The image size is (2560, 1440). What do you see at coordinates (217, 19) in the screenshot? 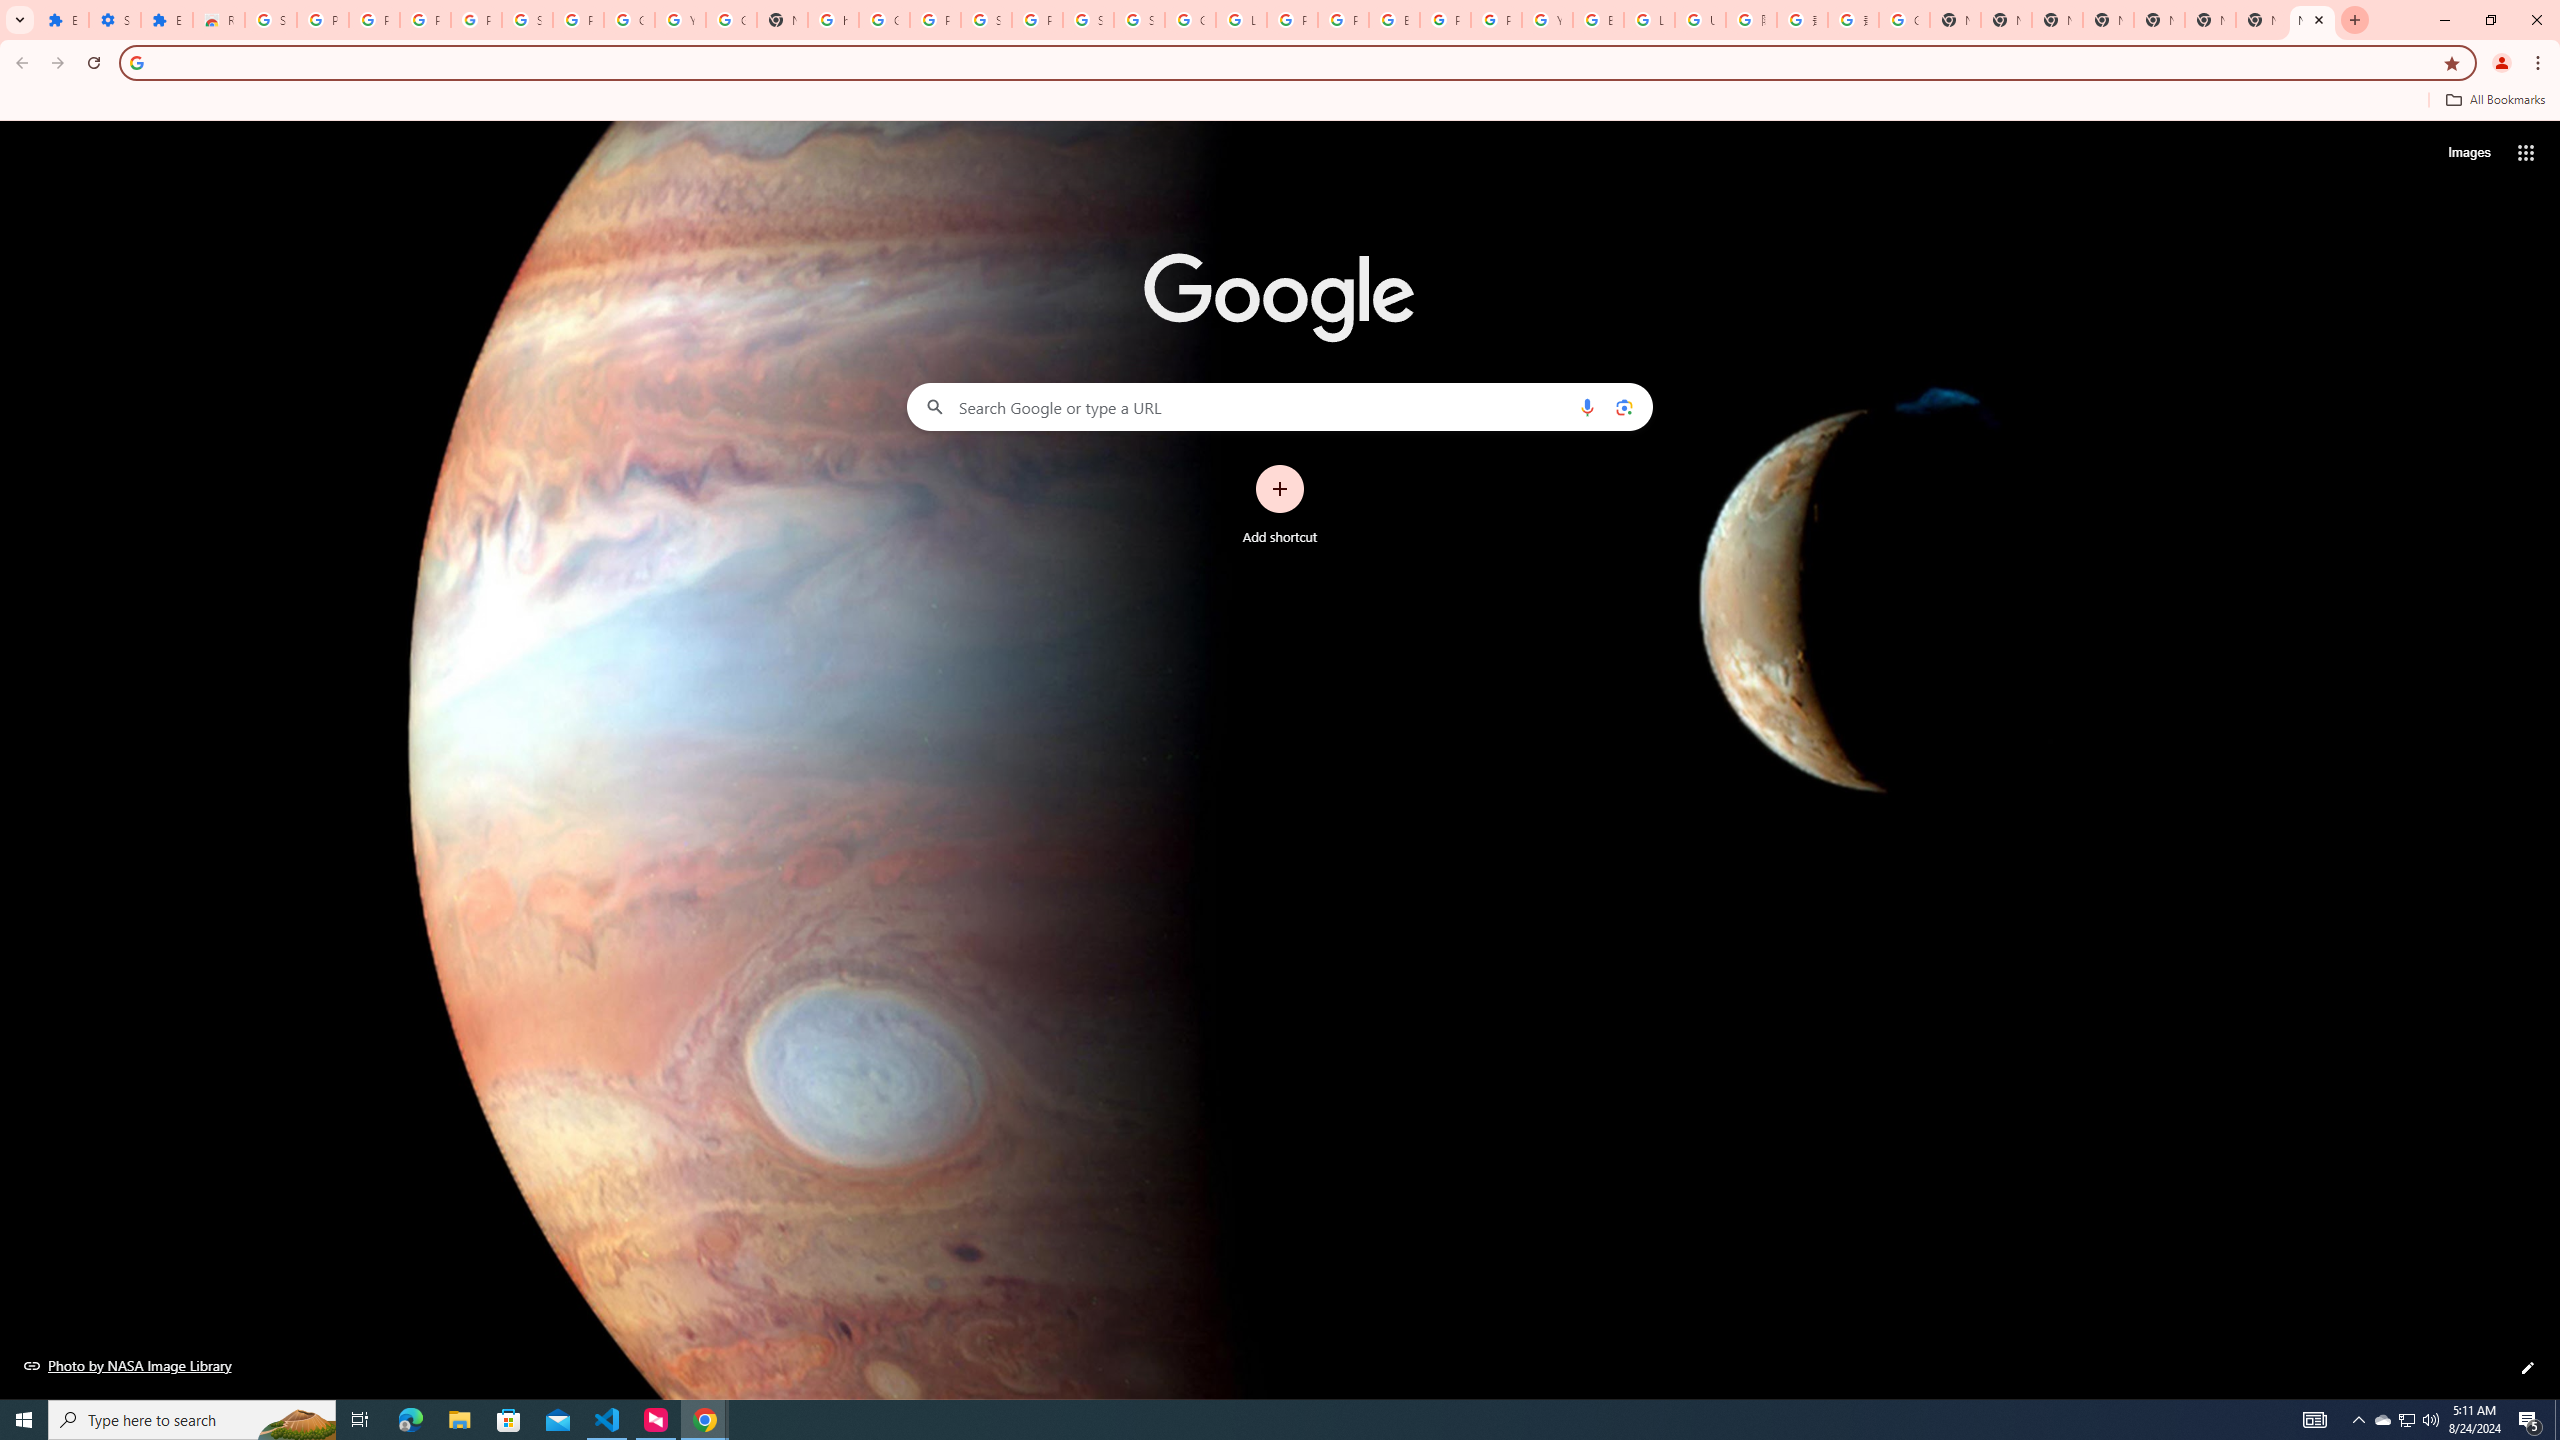
I see `'Reviews: Helix Fruit Jump Arcade Game'` at bounding box center [217, 19].